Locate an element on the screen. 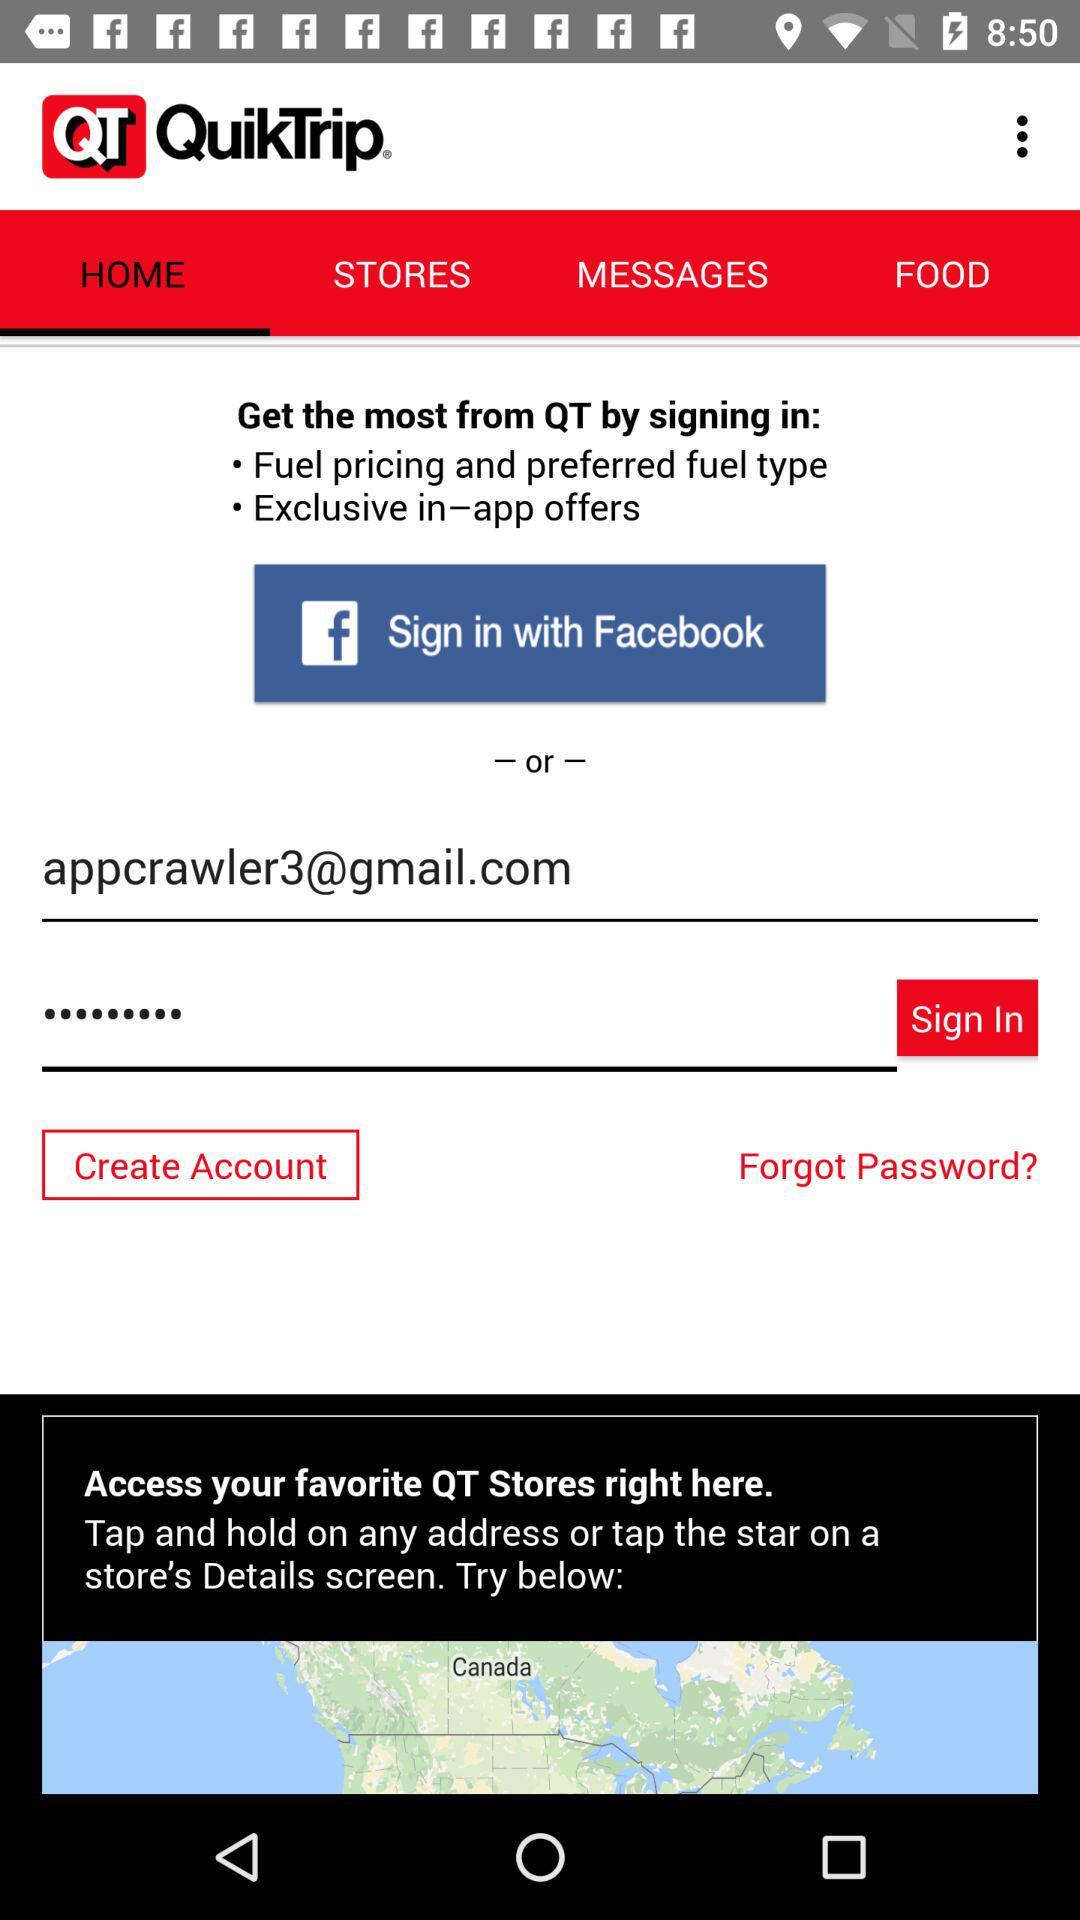  the icon below crowd3116 icon is located at coordinates (892, 1164).